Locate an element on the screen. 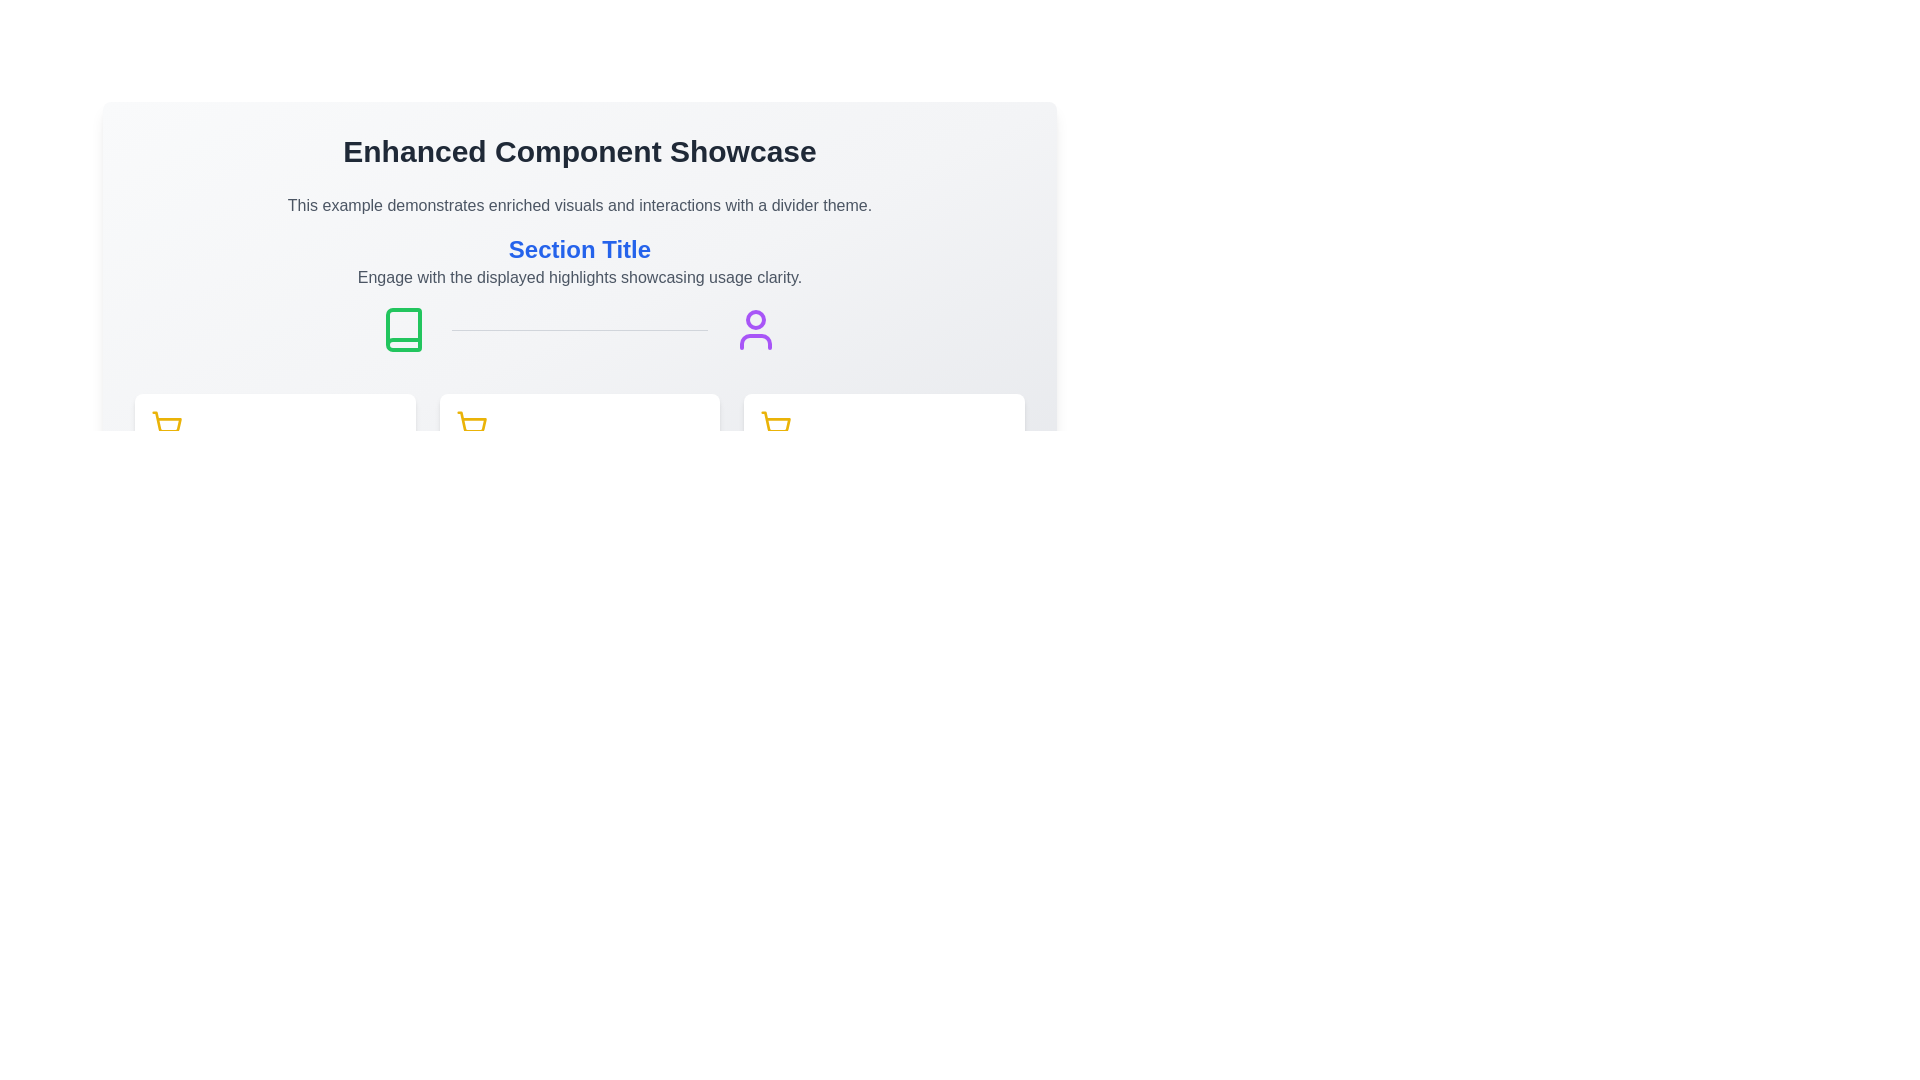 The height and width of the screenshot is (1080, 1920). the descriptive subtitle text located directly beneath the blue-colored 'Section Title' on the page is located at coordinates (579, 277).